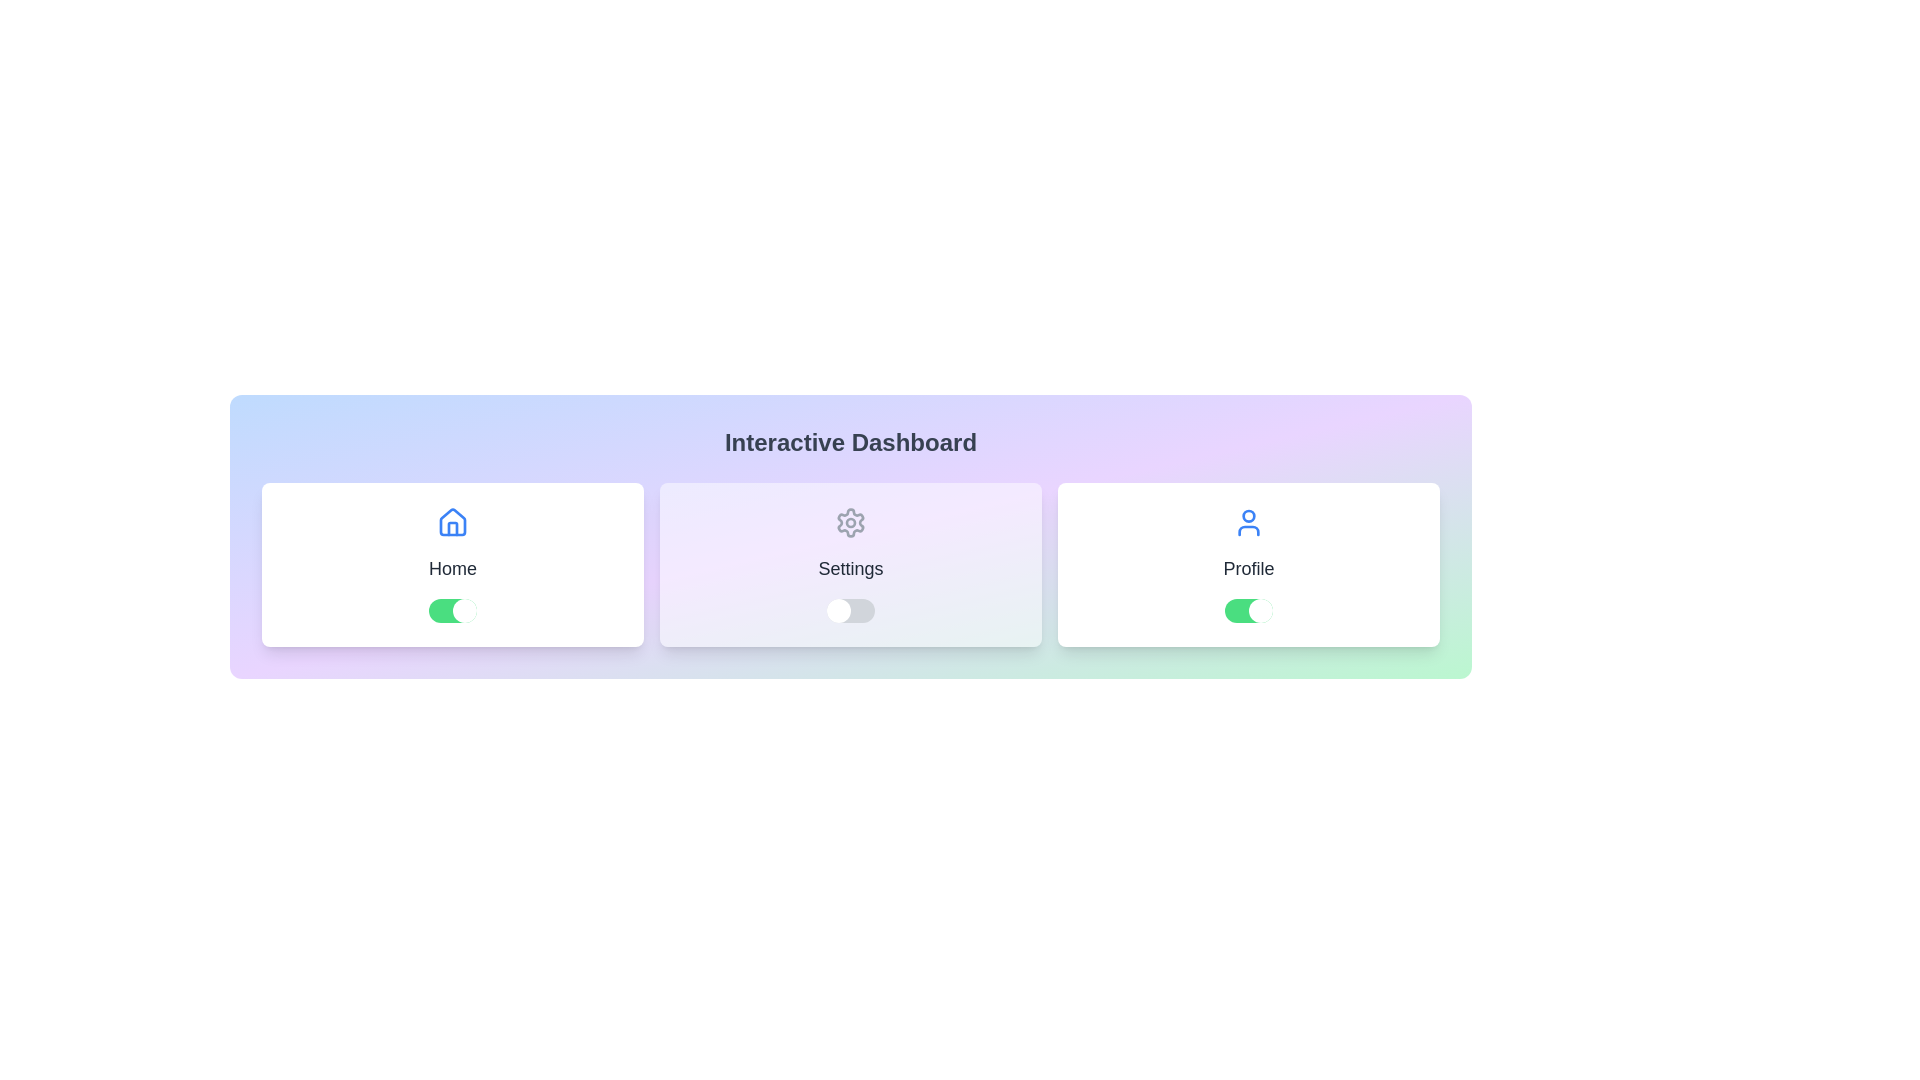 The height and width of the screenshot is (1080, 1920). Describe the element at coordinates (850, 522) in the screenshot. I see `the icon representing the Settings option` at that location.